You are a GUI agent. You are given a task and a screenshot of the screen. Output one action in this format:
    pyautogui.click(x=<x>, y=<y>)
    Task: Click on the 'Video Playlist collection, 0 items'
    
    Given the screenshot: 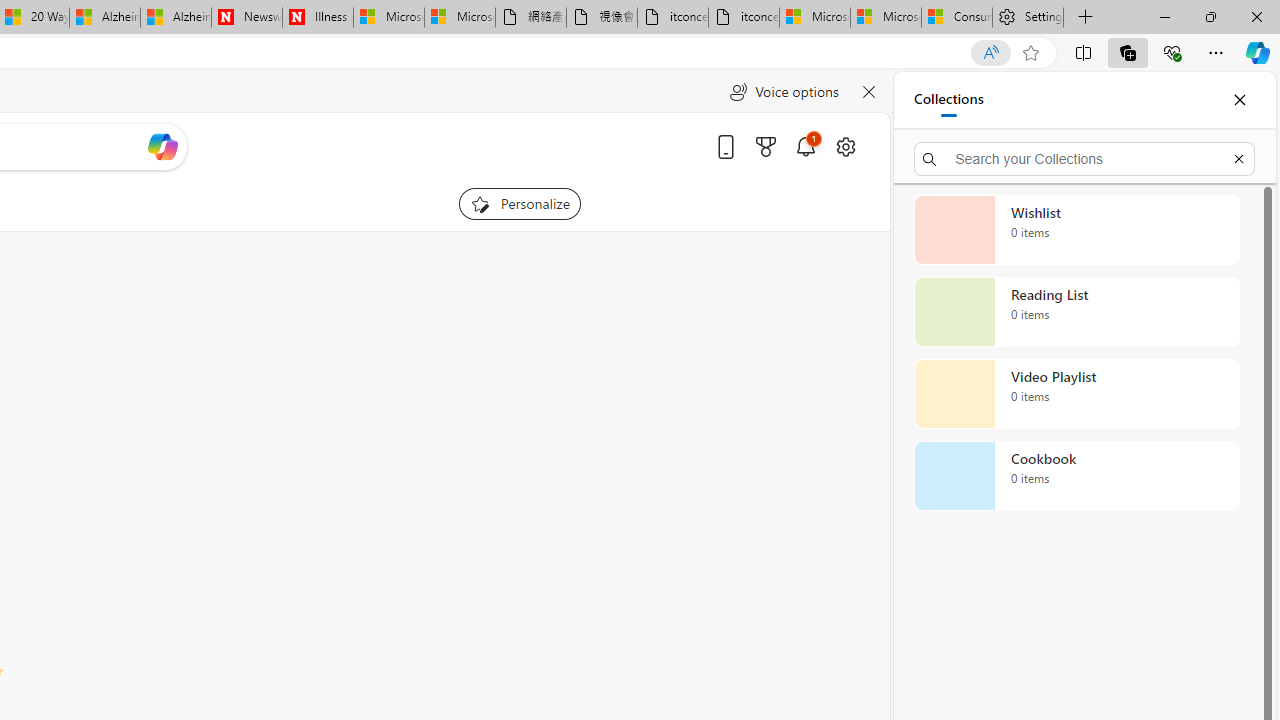 What is the action you would take?
    pyautogui.click(x=1076, y=394)
    